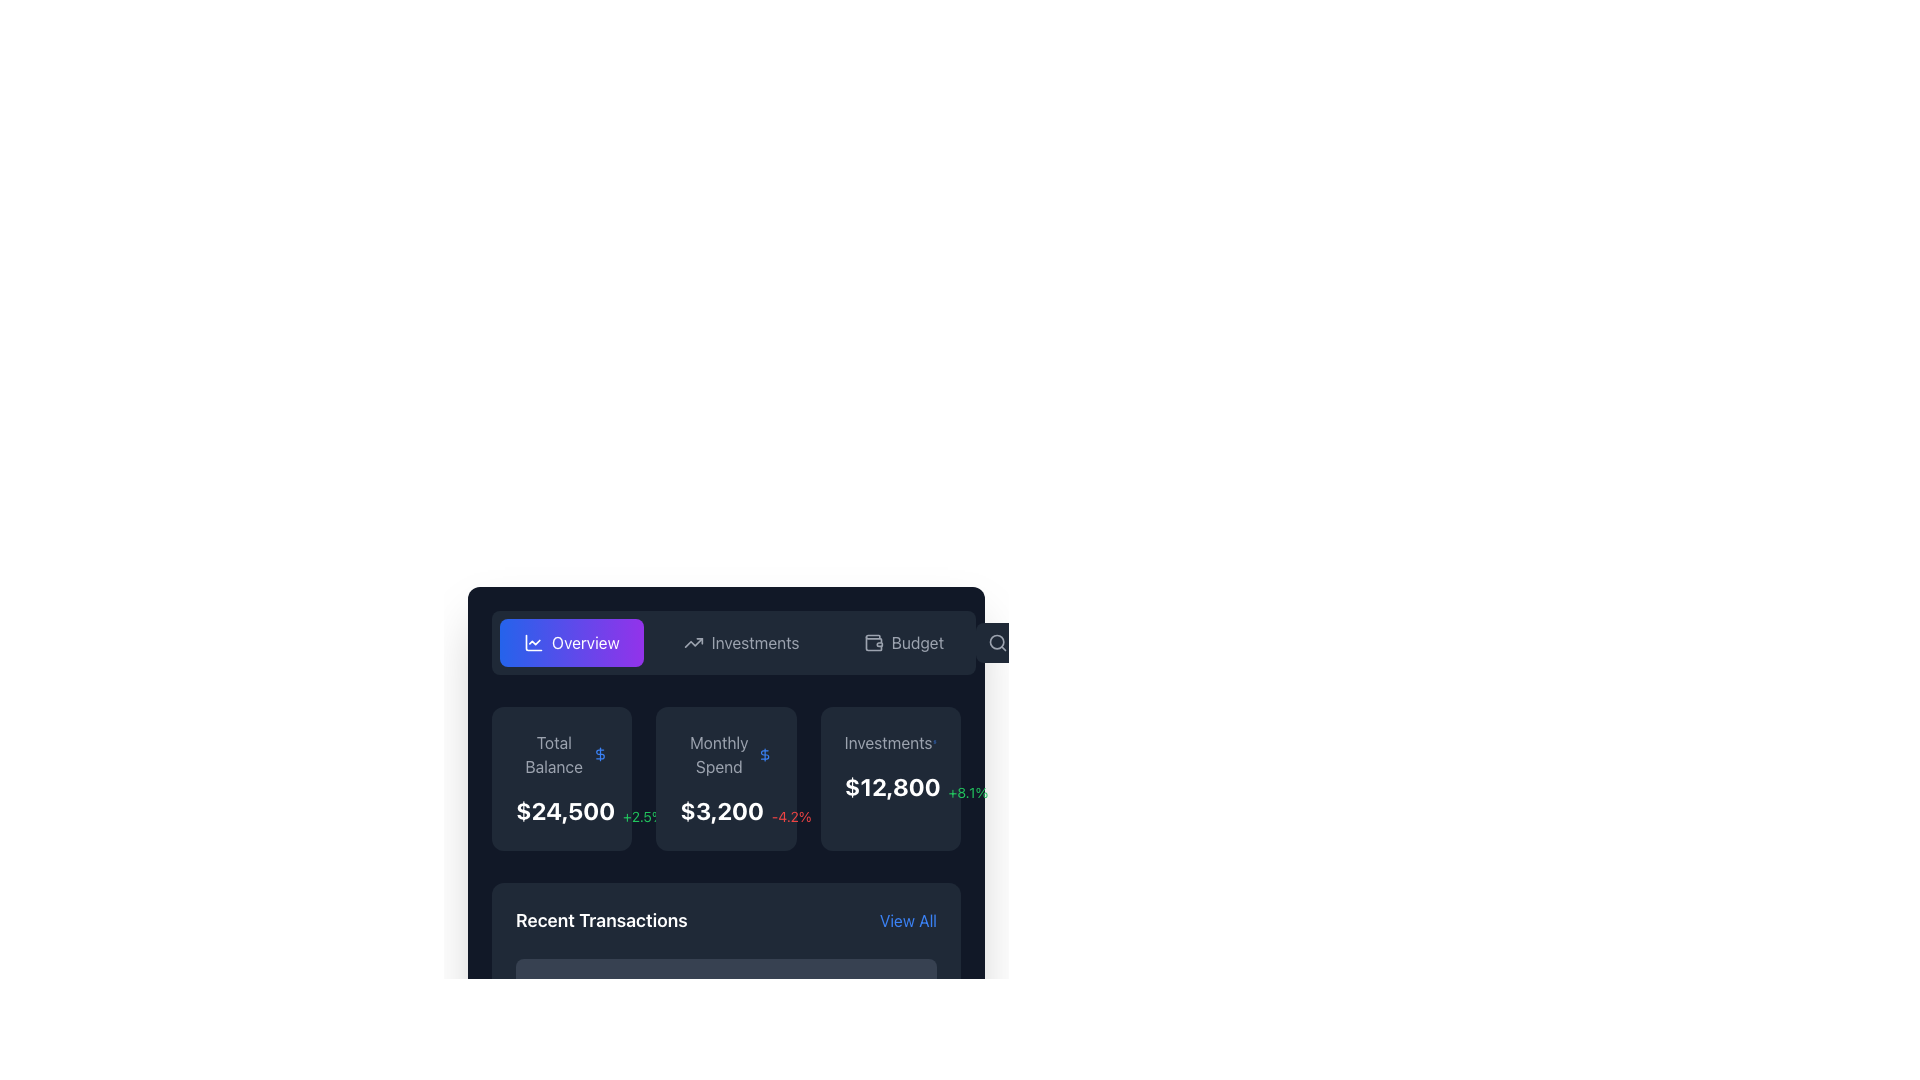  What do you see at coordinates (599, 755) in the screenshot?
I see `the blue dollar sign icon with a circular contour located in the 'Total Balance' section of the financial dashboard` at bounding box center [599, 755].